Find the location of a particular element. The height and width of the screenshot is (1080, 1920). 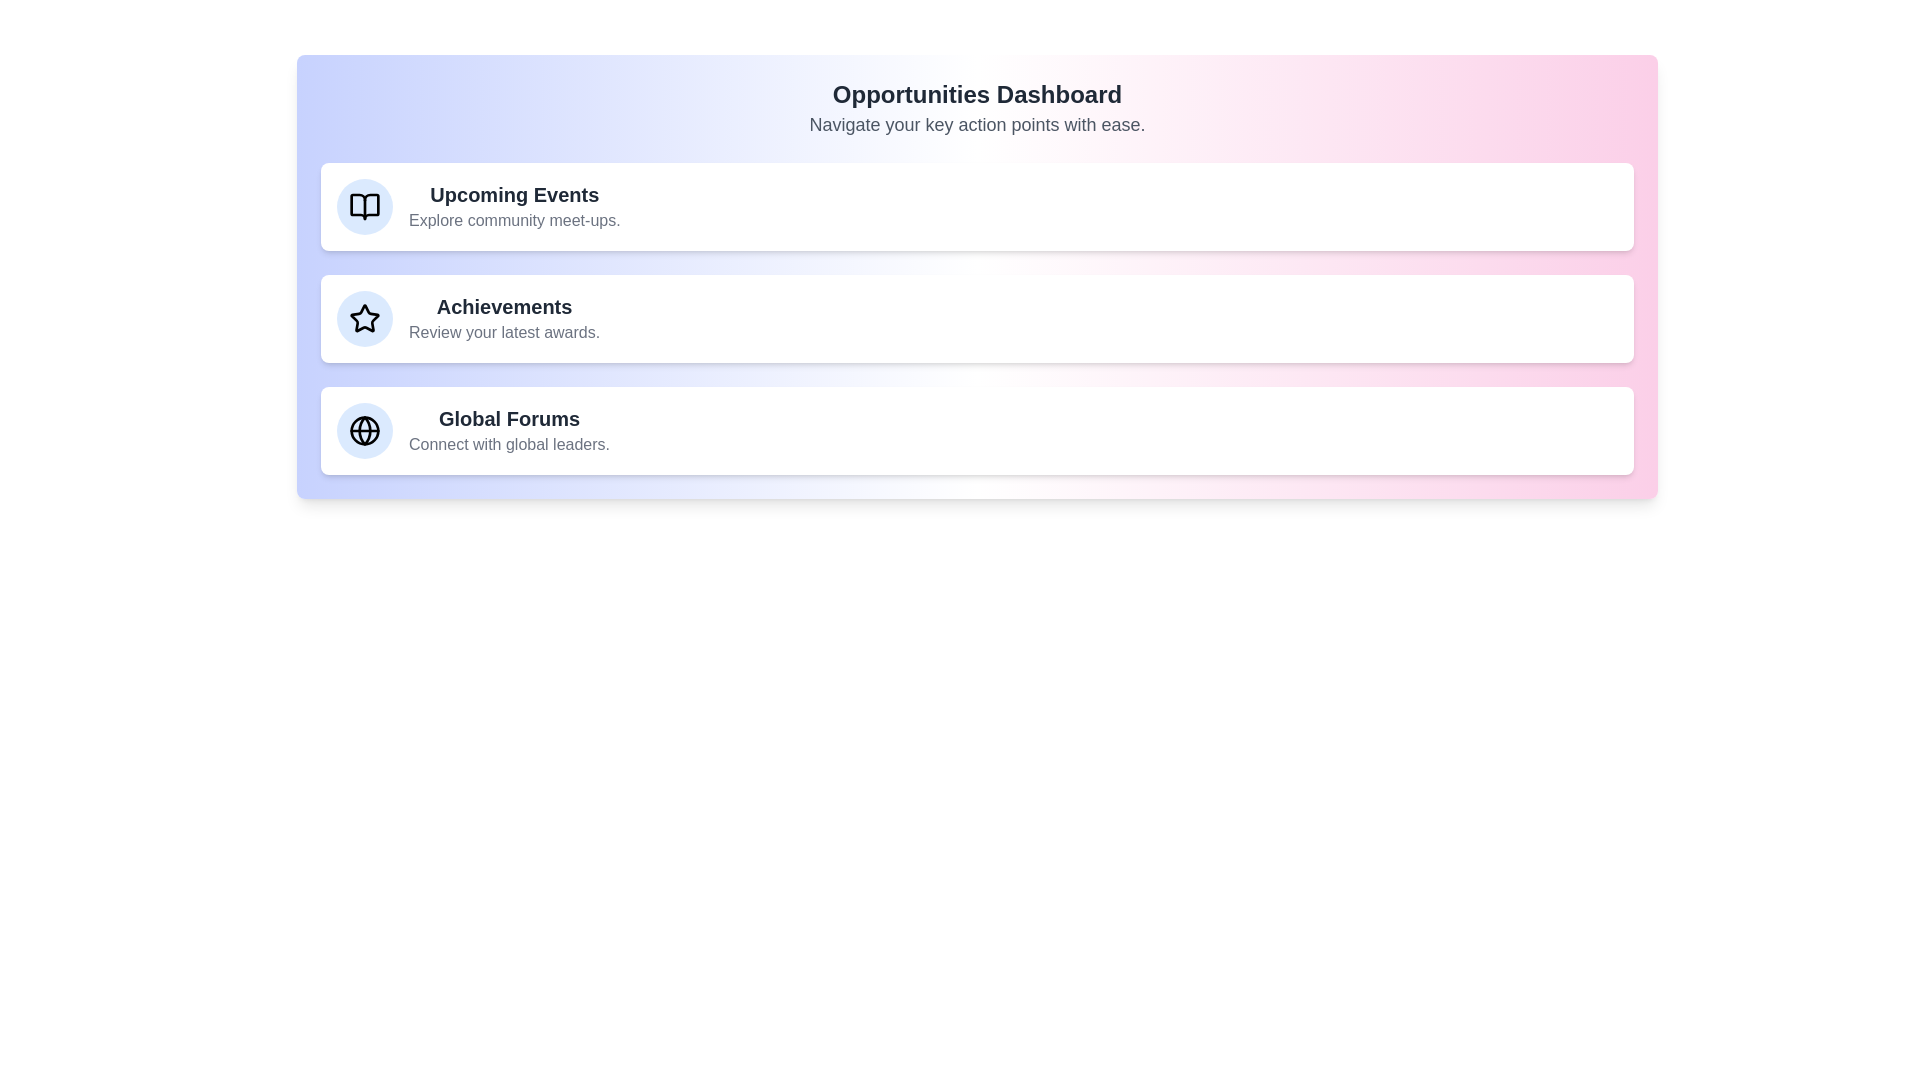

the card representing the opportunity titled 'Global Forums' to select it is located at coordinates (977, 430).